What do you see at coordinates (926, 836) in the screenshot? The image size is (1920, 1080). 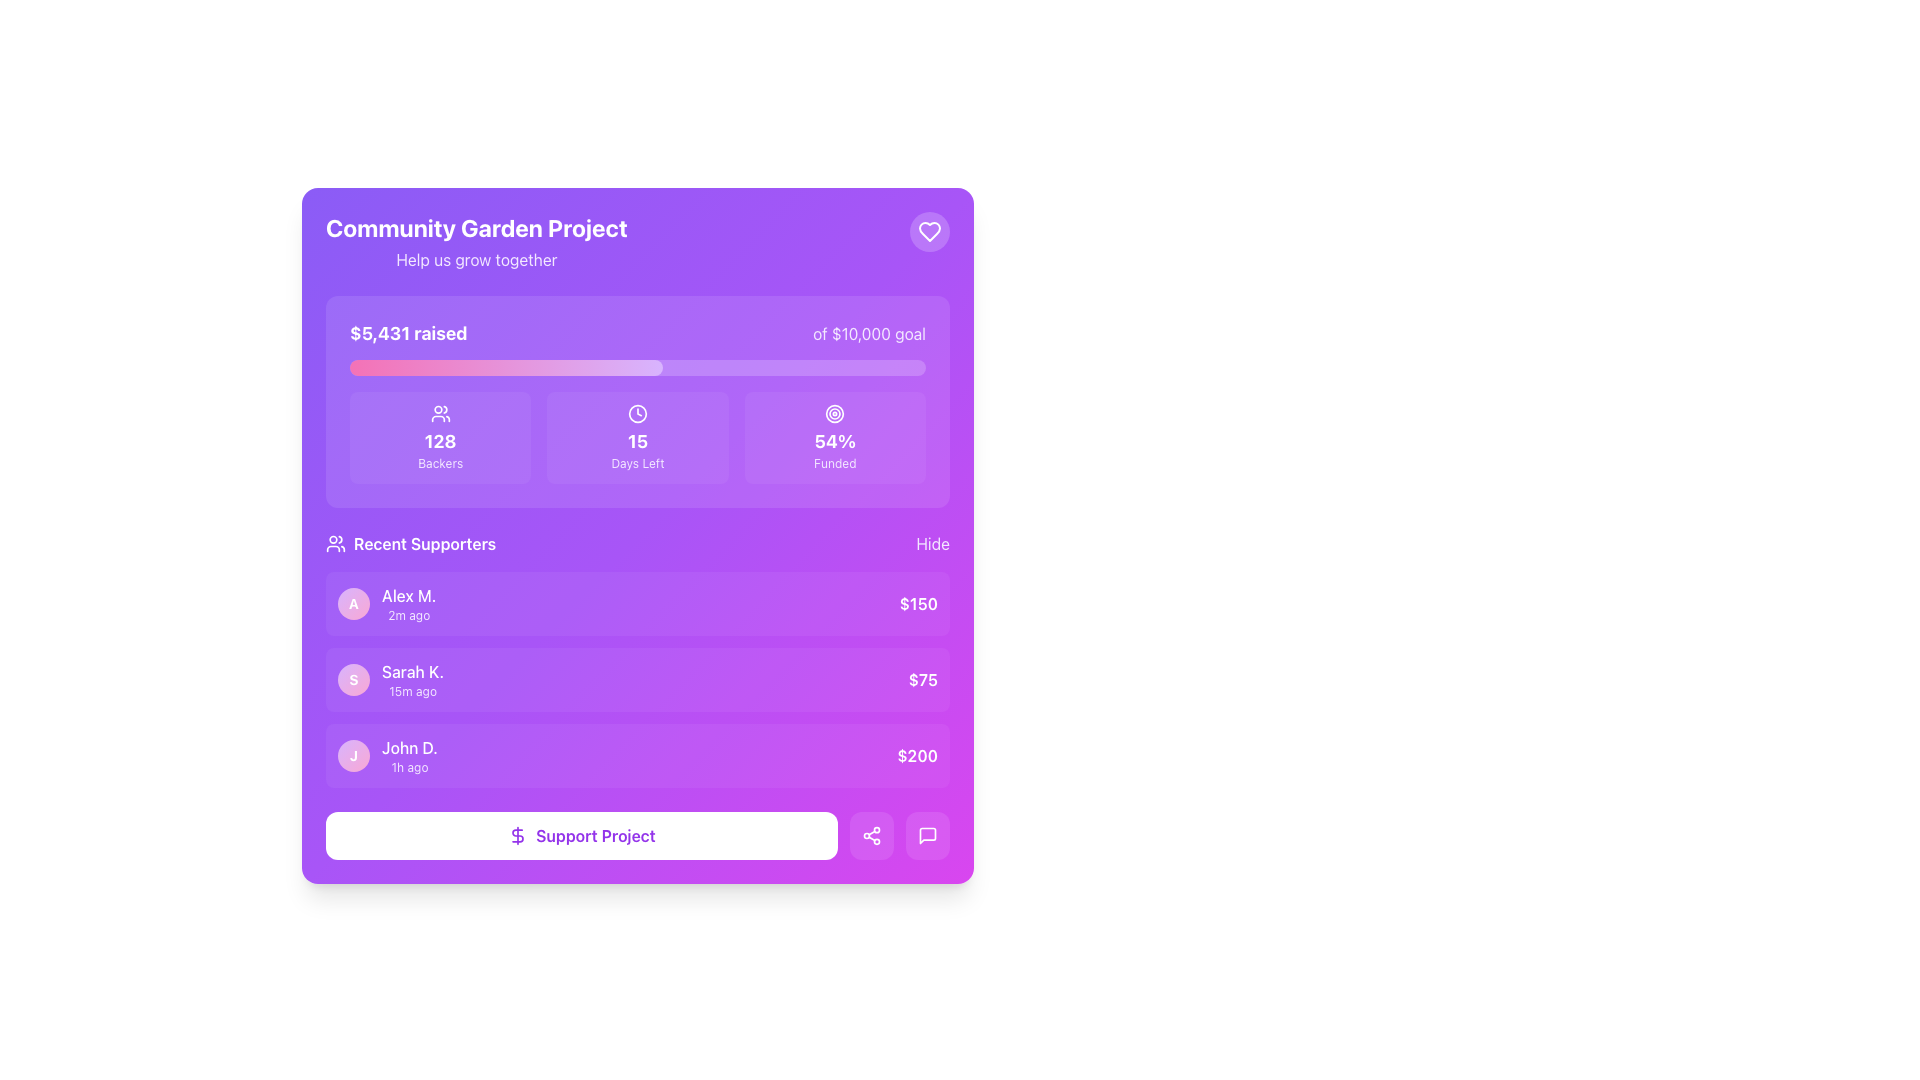 I see `the square button with rounded edges featuring a white speech bubble icon located in the lower-right corner of the 'Support Project' section` at bounding box center [926, 836].